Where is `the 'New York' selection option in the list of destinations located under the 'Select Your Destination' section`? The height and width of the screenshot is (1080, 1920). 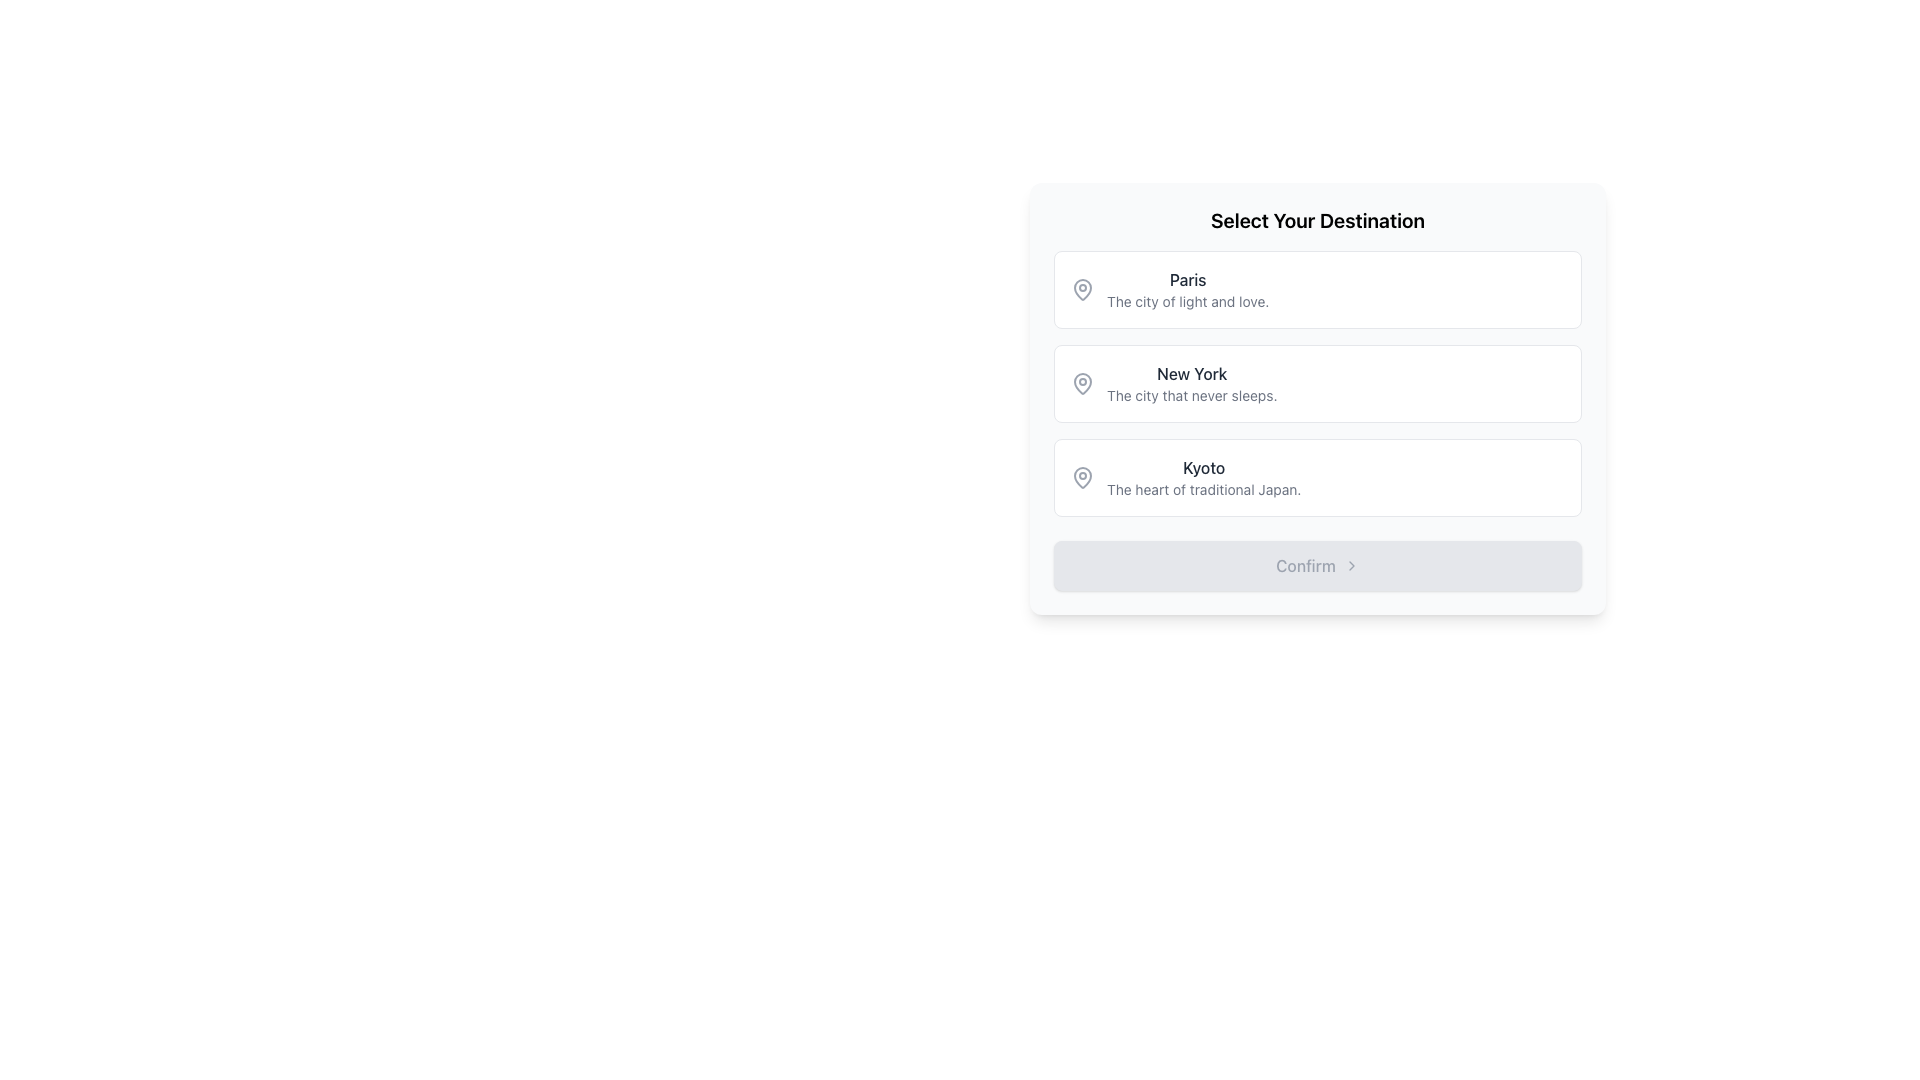 the 'New York' selection option in the list of destinations located under the 'Select Your Destination' section is located at coordinates (1192, 384).